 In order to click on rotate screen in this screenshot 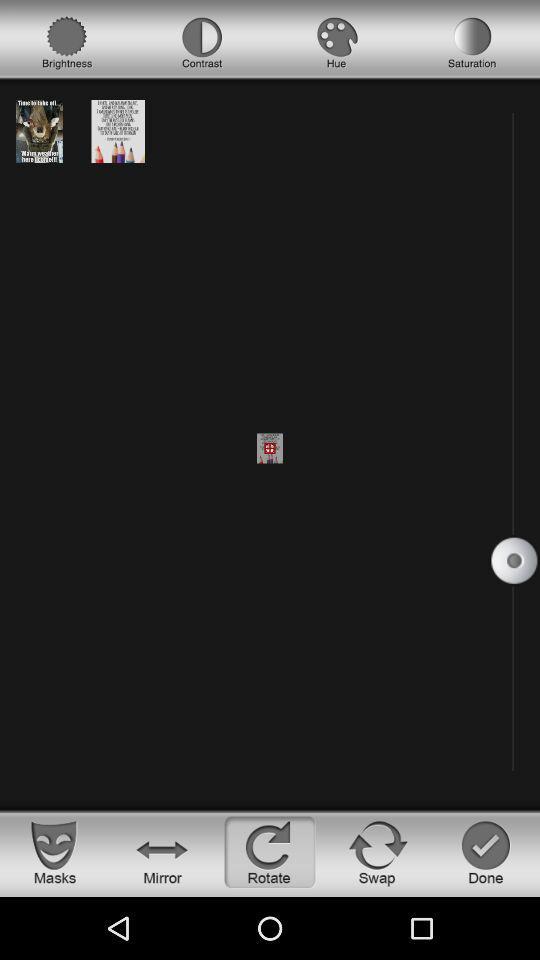, I will do `click(270, 851)`.